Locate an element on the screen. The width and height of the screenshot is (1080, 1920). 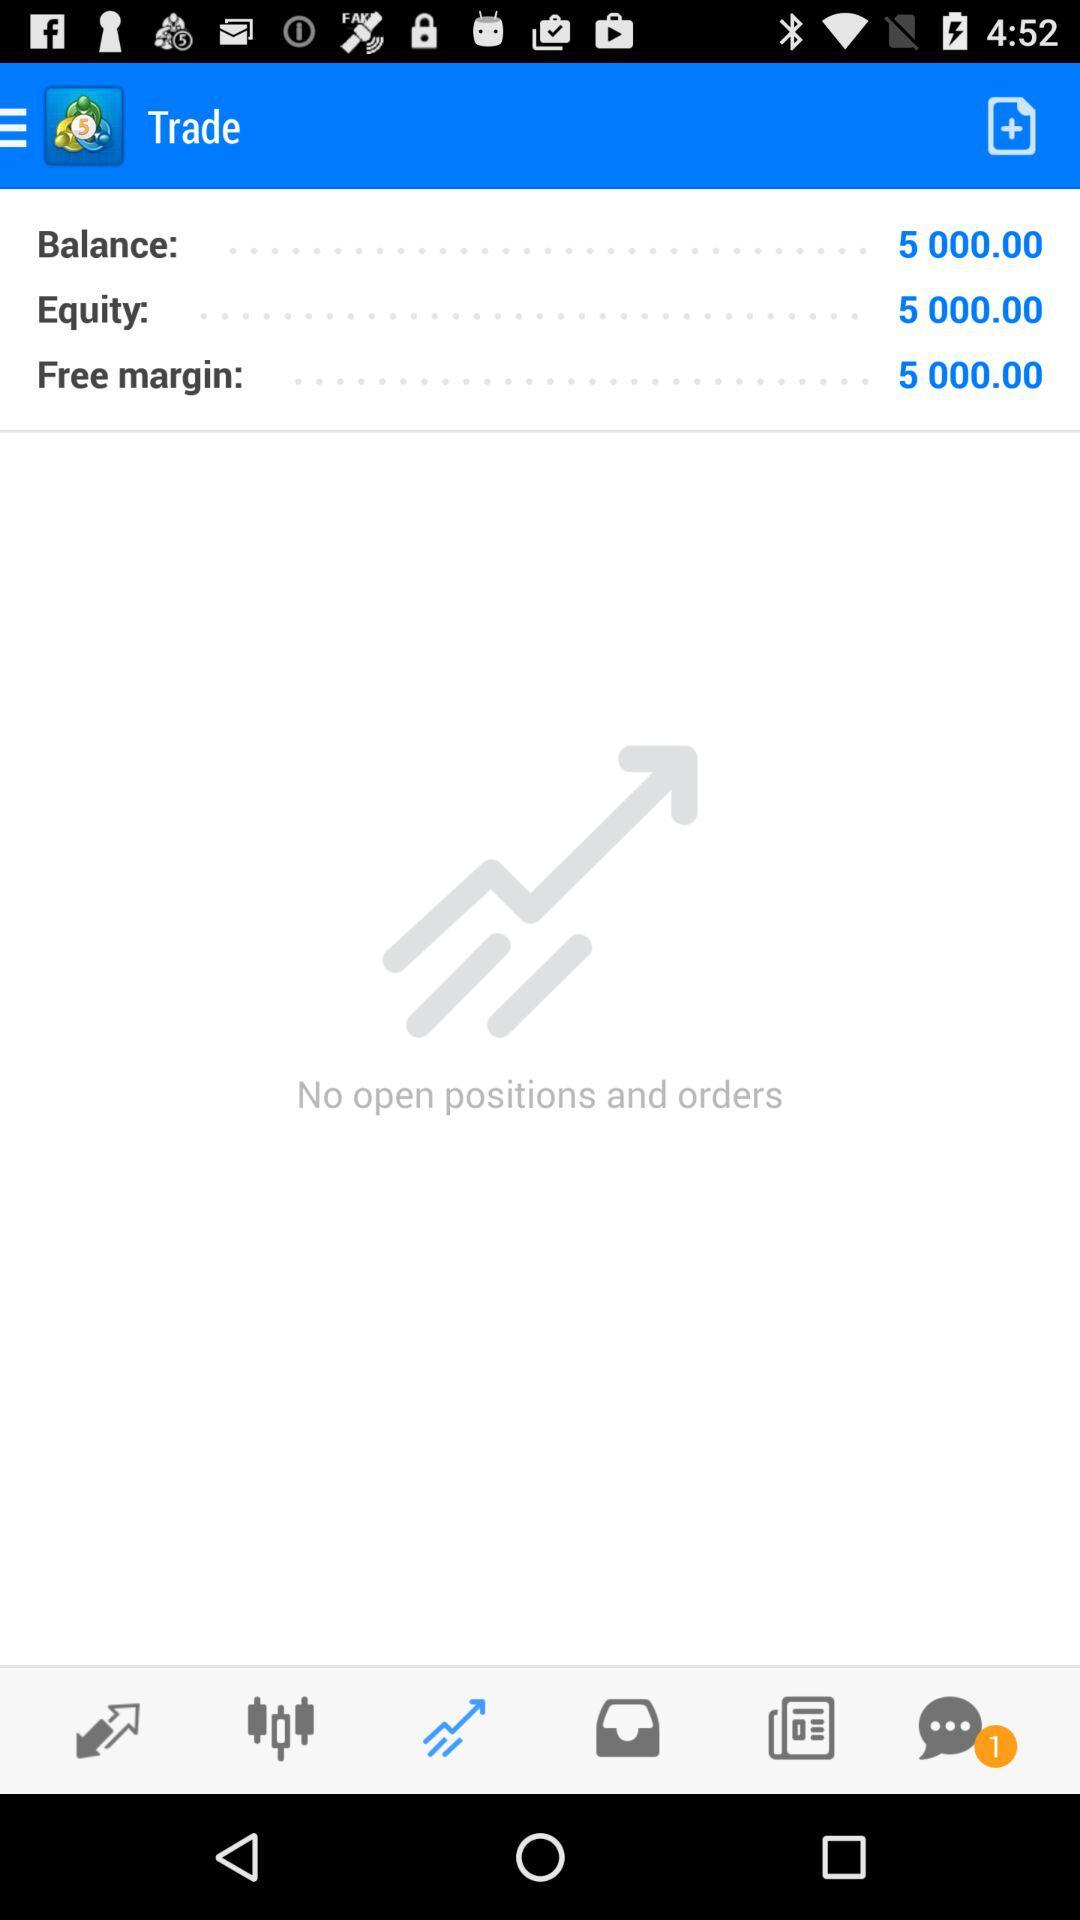
the edit icon is located at coordinates (97, 1849).